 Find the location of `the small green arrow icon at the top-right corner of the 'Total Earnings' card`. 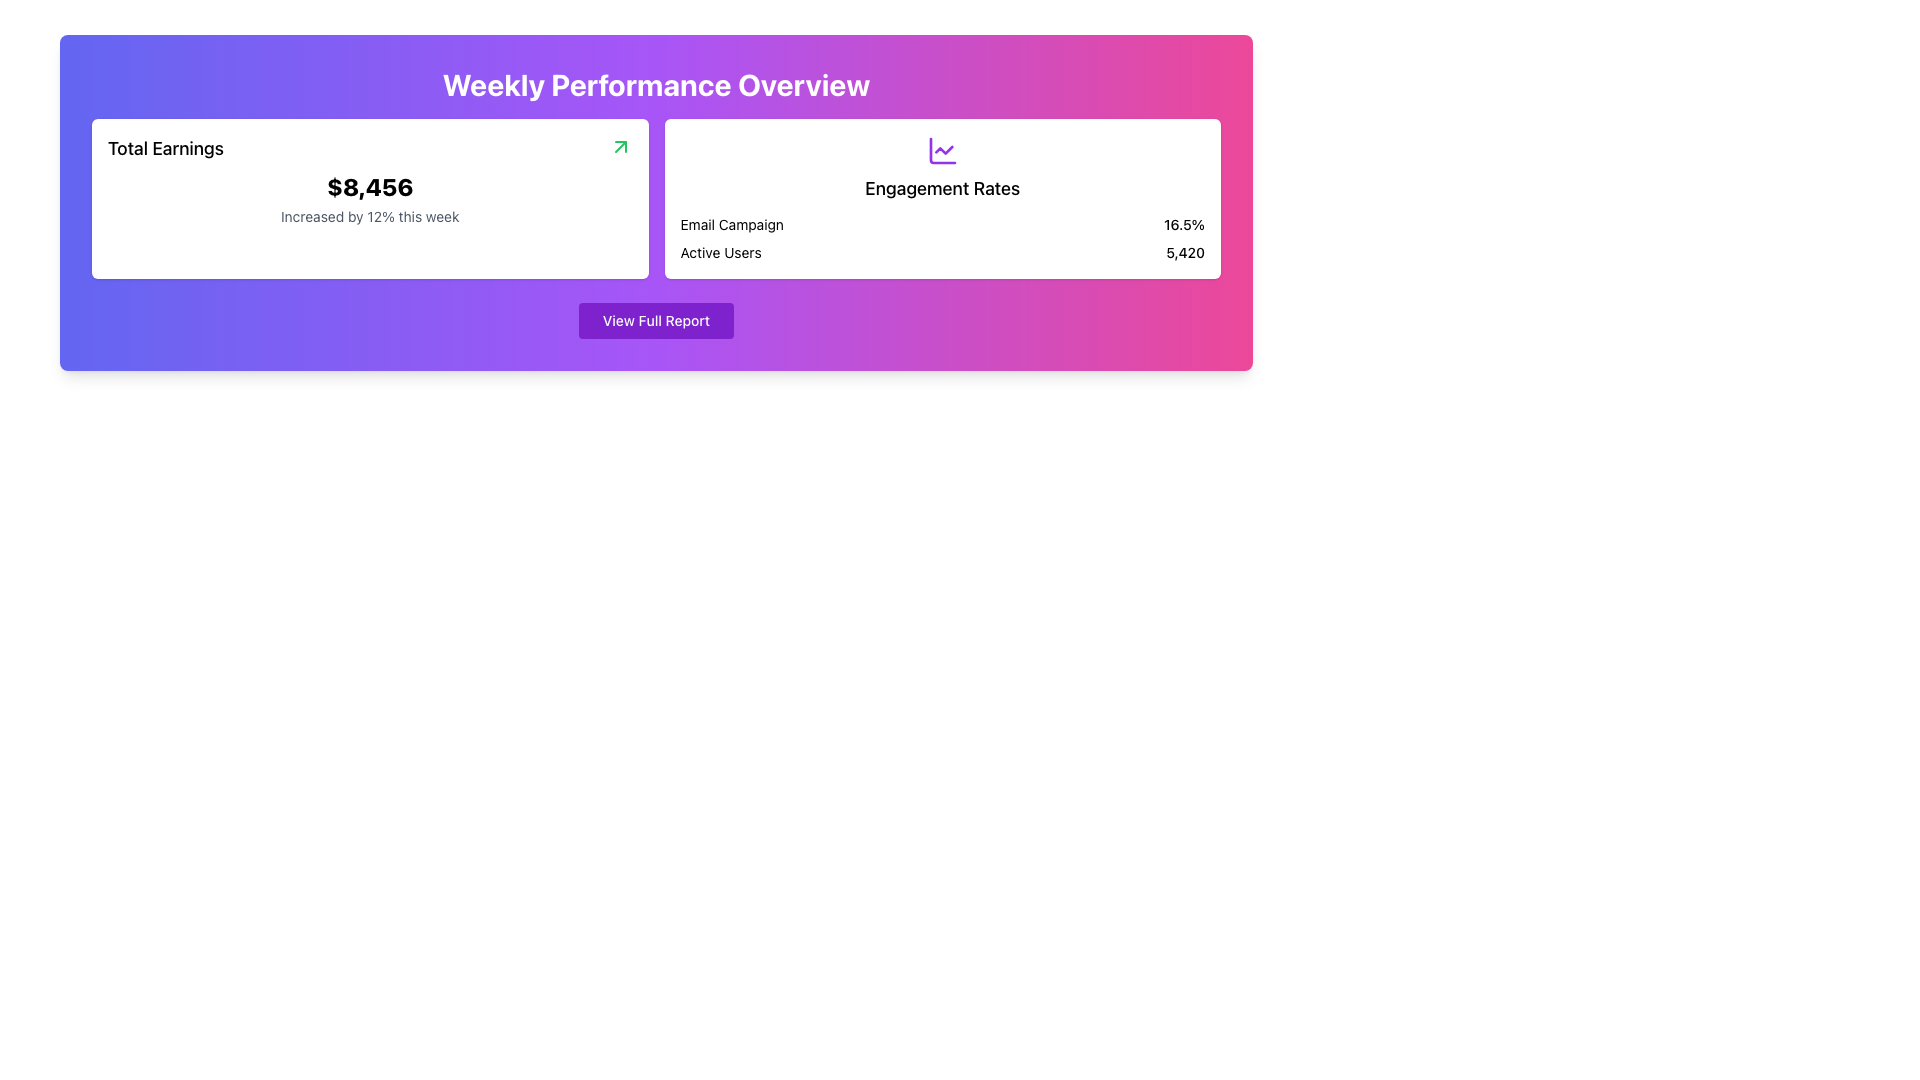

the small green arrow icon at the top-right corner of the 'Total Earnings' card is located at coordinates (619, 145).